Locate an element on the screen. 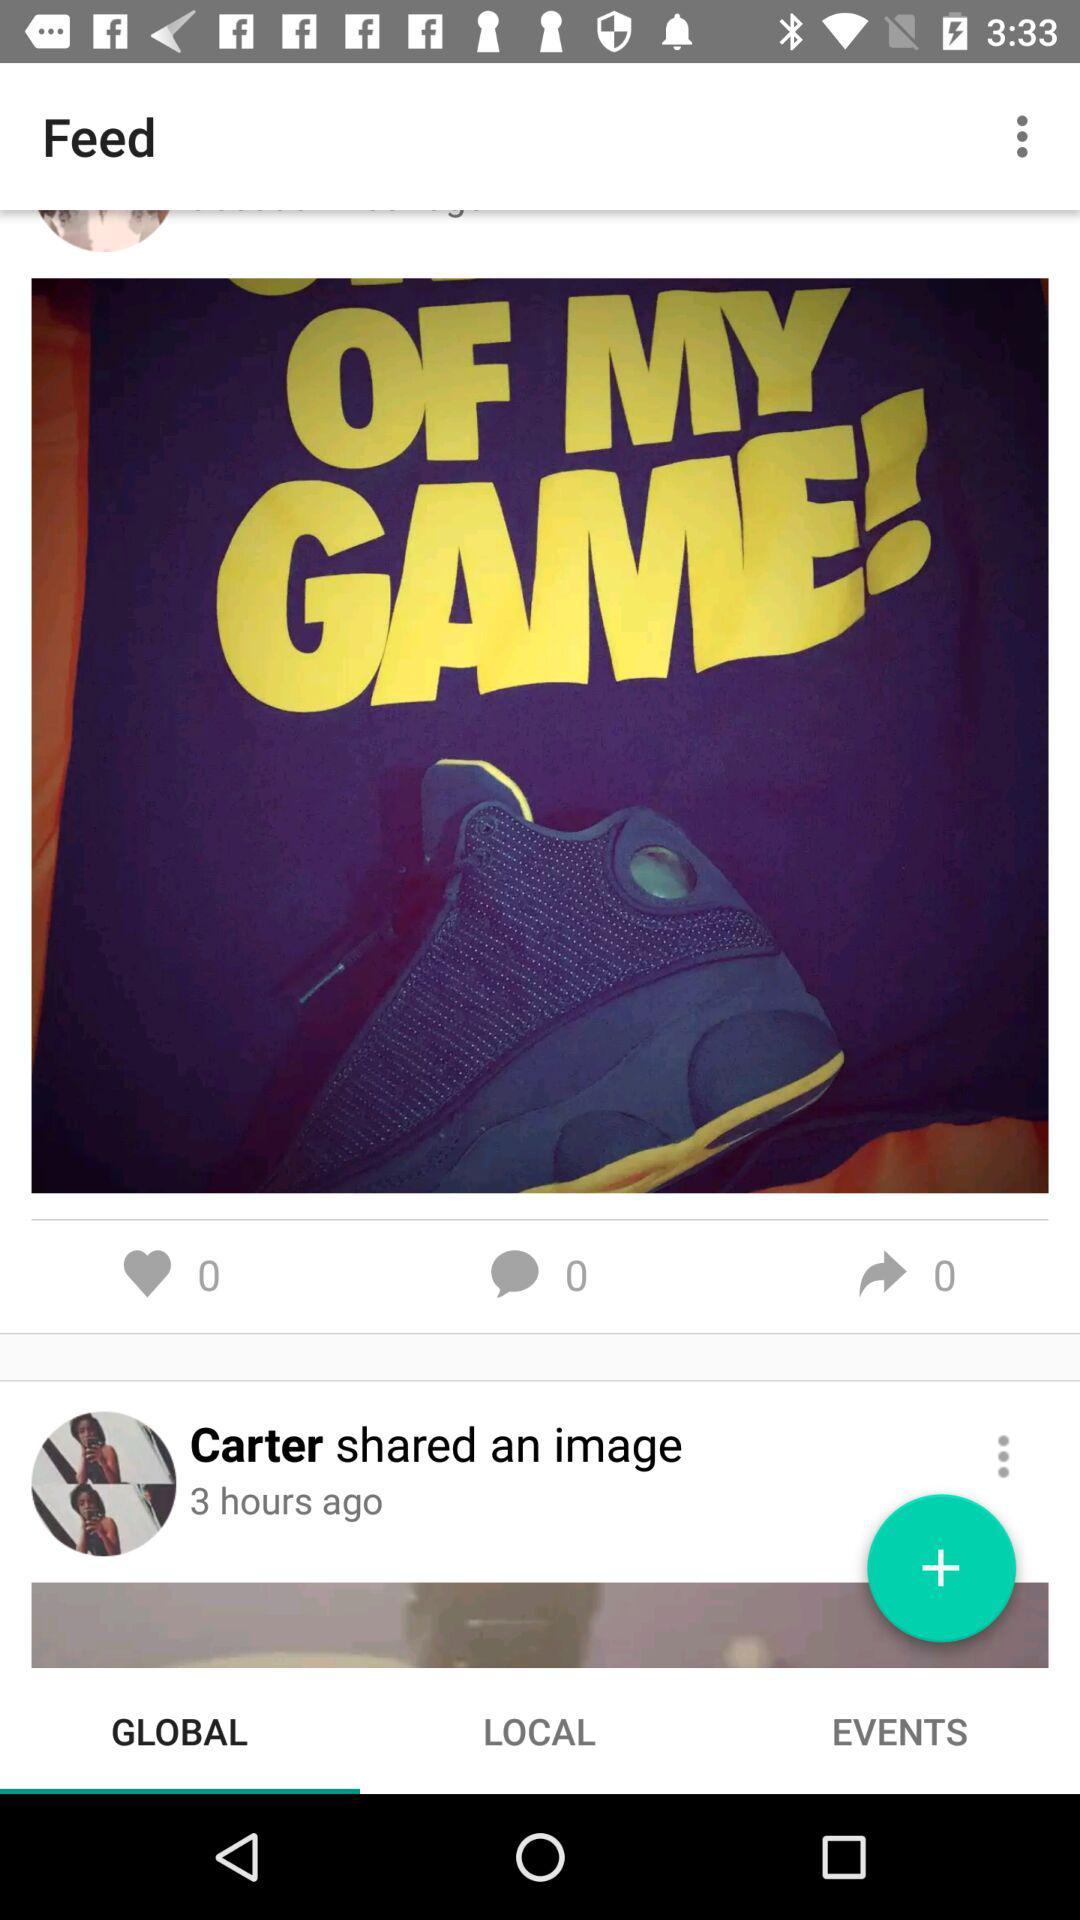 The height and width of the screenshot is (1920, 1080). user avatar is located at coordinates (103, 1483).